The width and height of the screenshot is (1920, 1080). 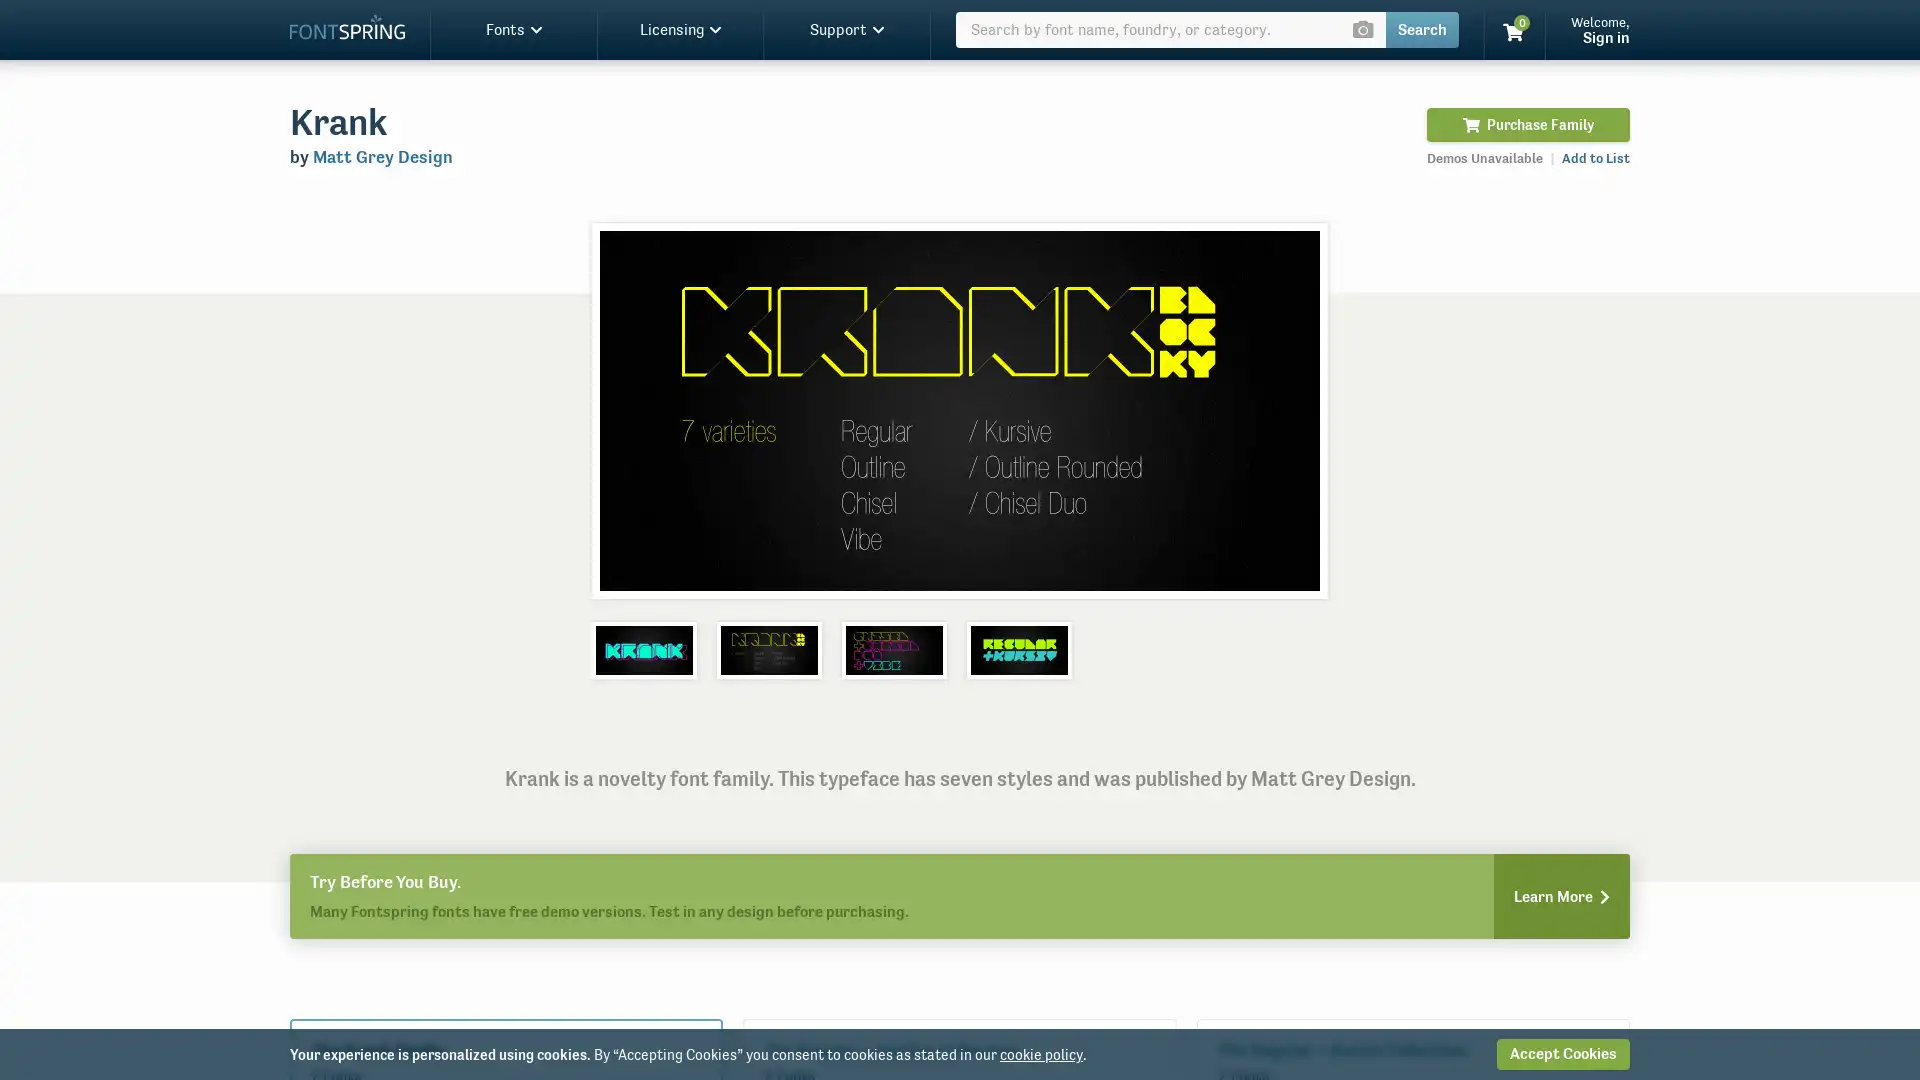 I want to click on Add to List, so click(x=1595, y=157).